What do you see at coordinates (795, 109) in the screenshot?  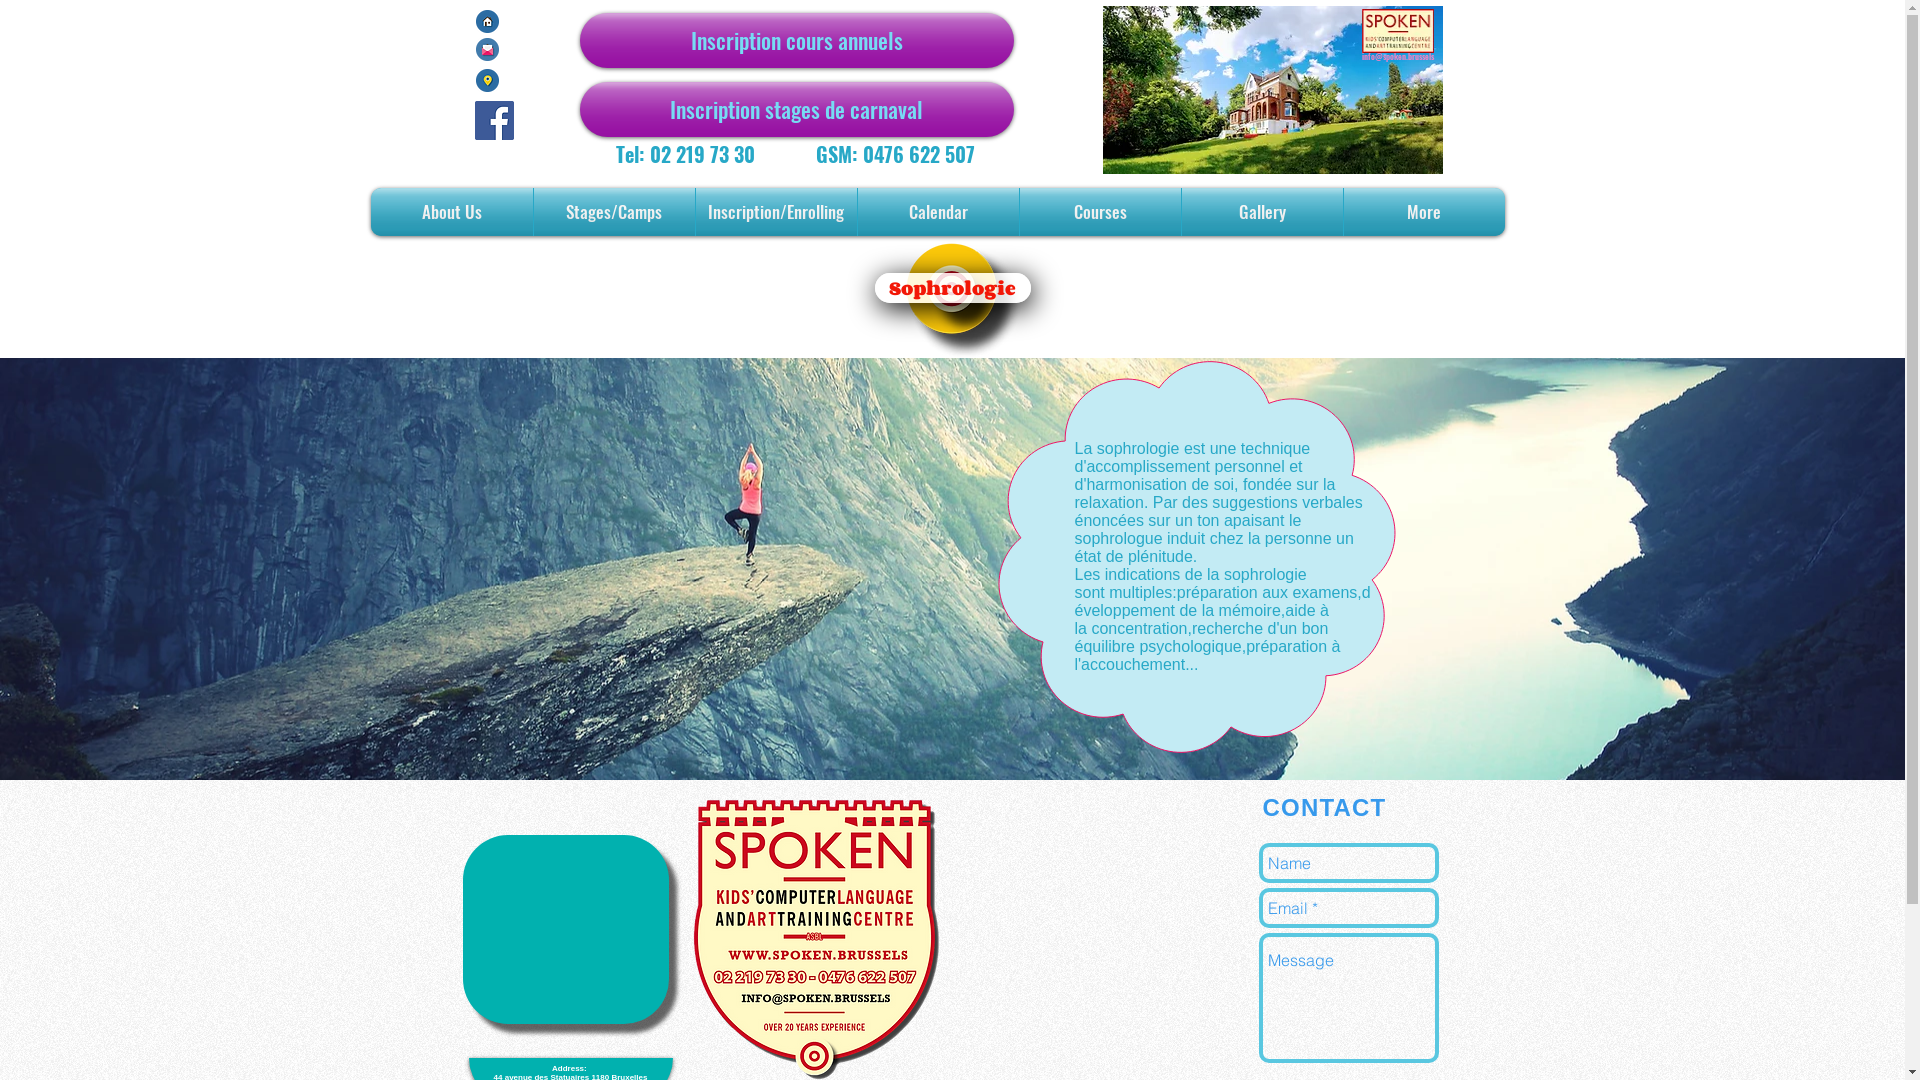 I see `'Inscription stages de carnaval'` at bounding box center [795, 109].